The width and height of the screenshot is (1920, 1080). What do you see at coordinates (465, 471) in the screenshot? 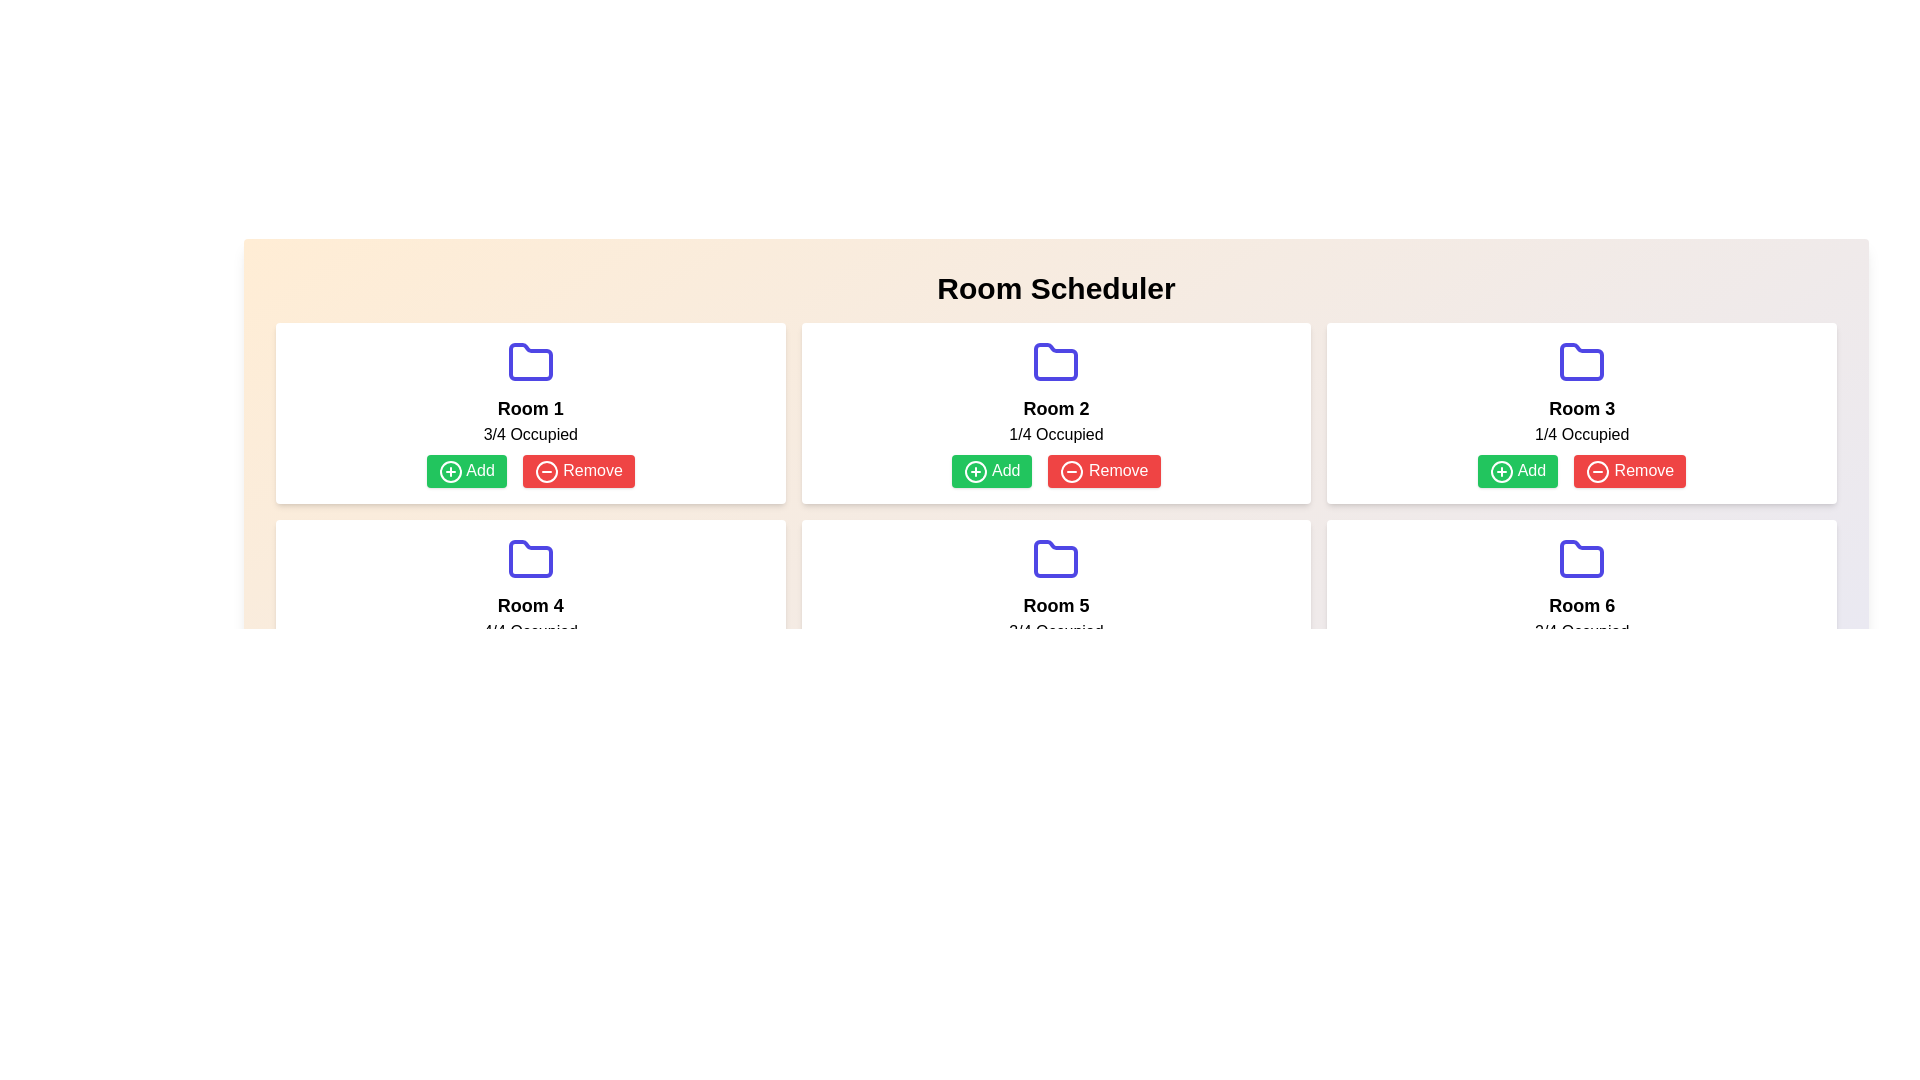
I see `'Add' button for Room 1 to increase its occupancy` at bounding box center [465, 471].